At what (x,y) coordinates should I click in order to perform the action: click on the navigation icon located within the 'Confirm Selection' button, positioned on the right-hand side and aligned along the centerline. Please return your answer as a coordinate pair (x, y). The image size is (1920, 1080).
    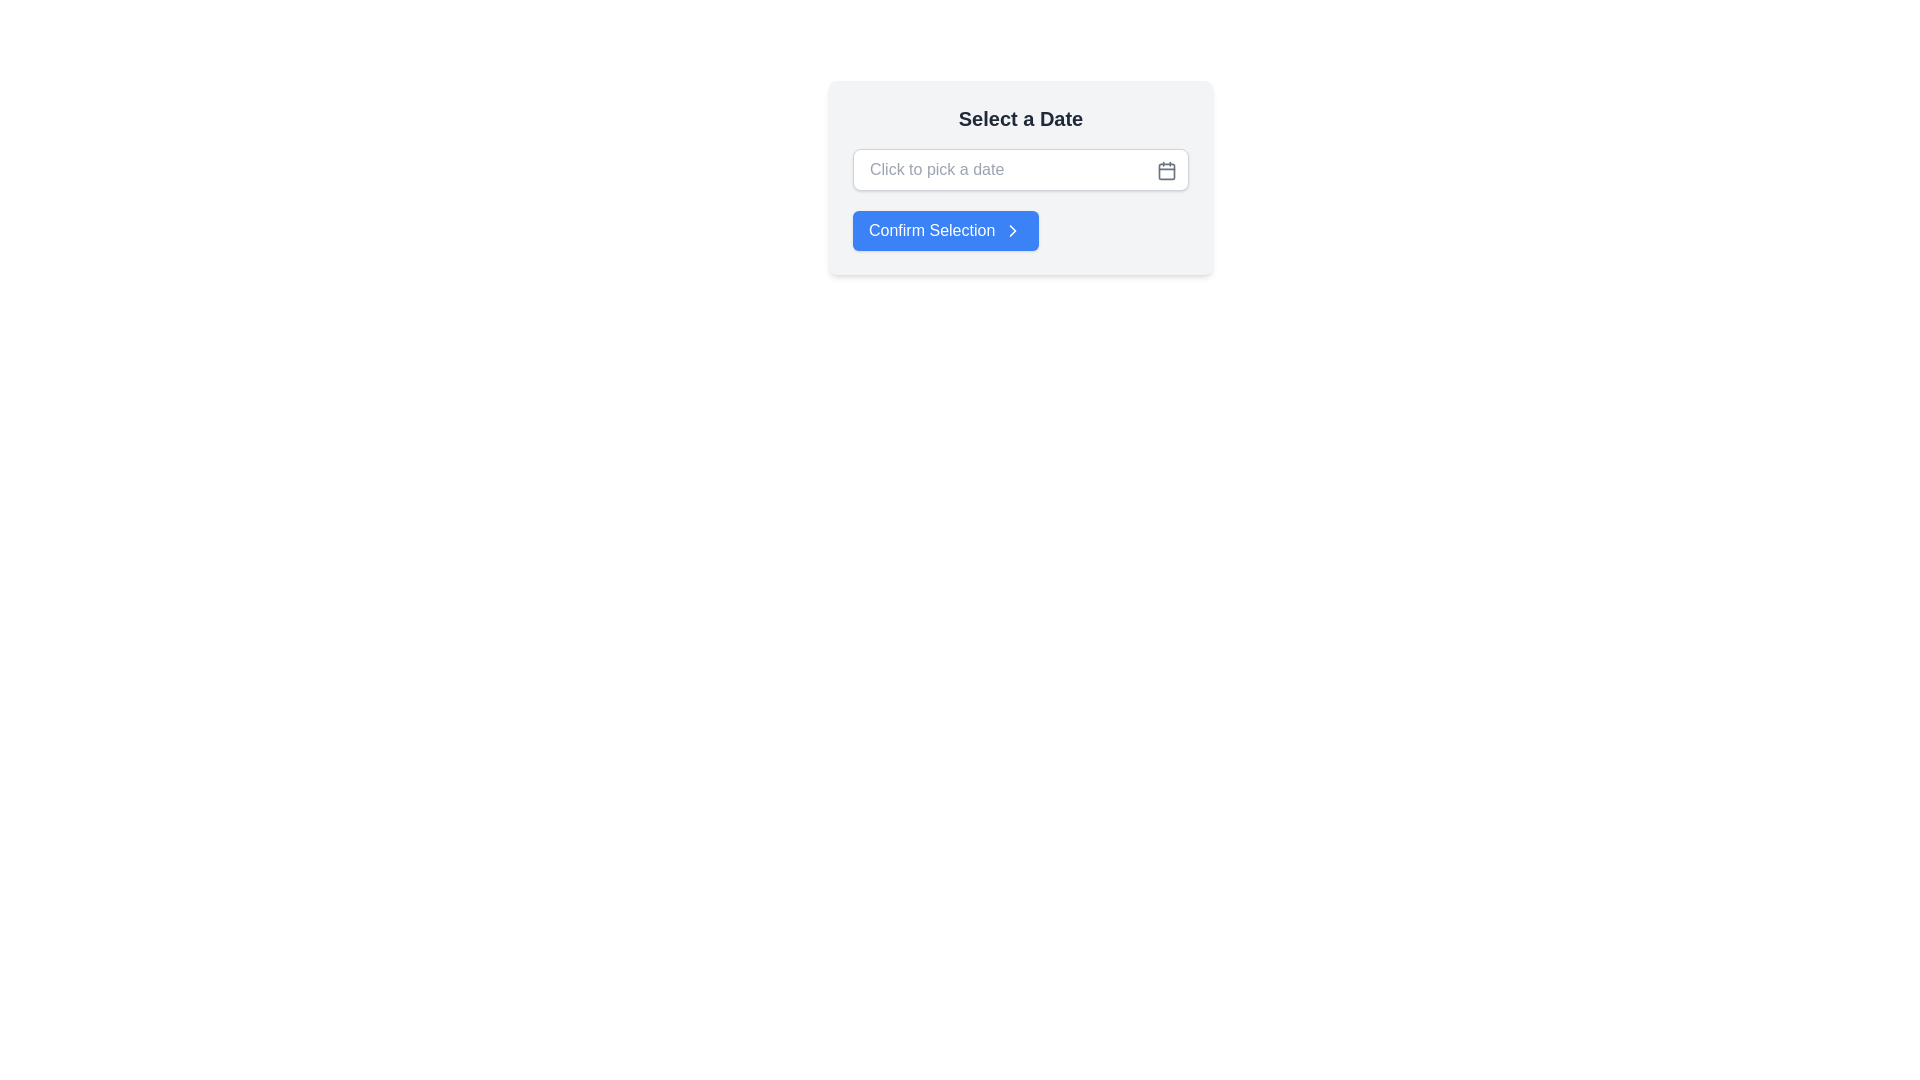
    Looking at the image, I should click on (1013, 230).